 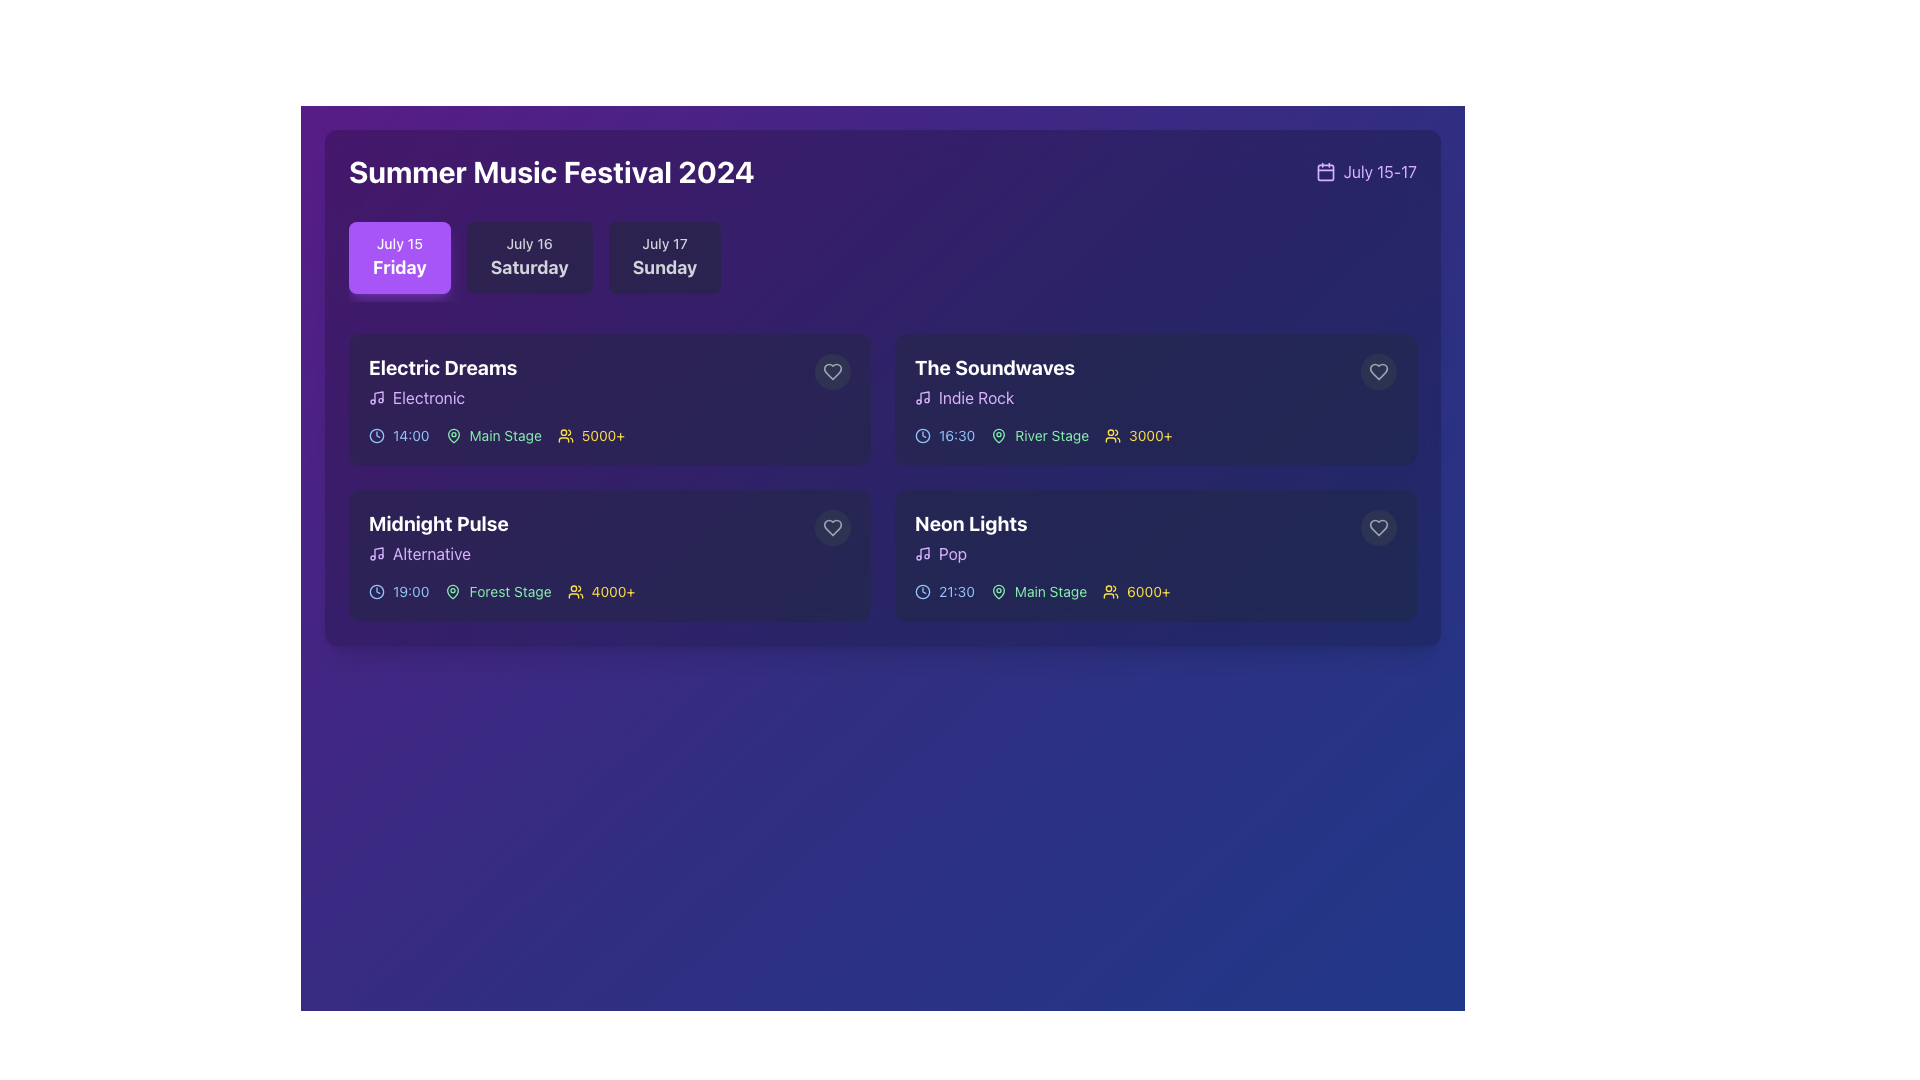 I want to click on the static text label displaying '21:30' in light blue color, located within the 'Neon Lights' event details in the bottom right quadrant of the interface, so click(x=955, y=590).